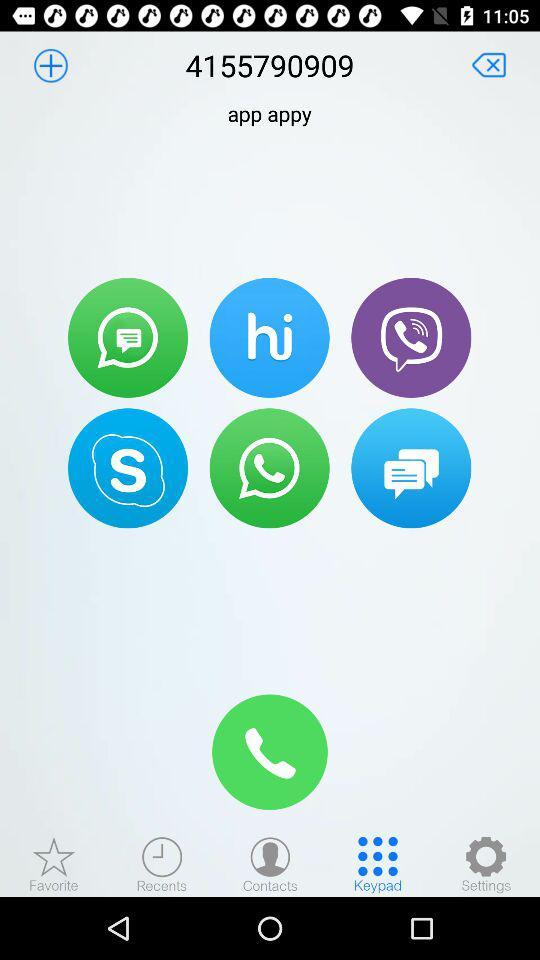  I want to click on as favorite, so click(54, 863).